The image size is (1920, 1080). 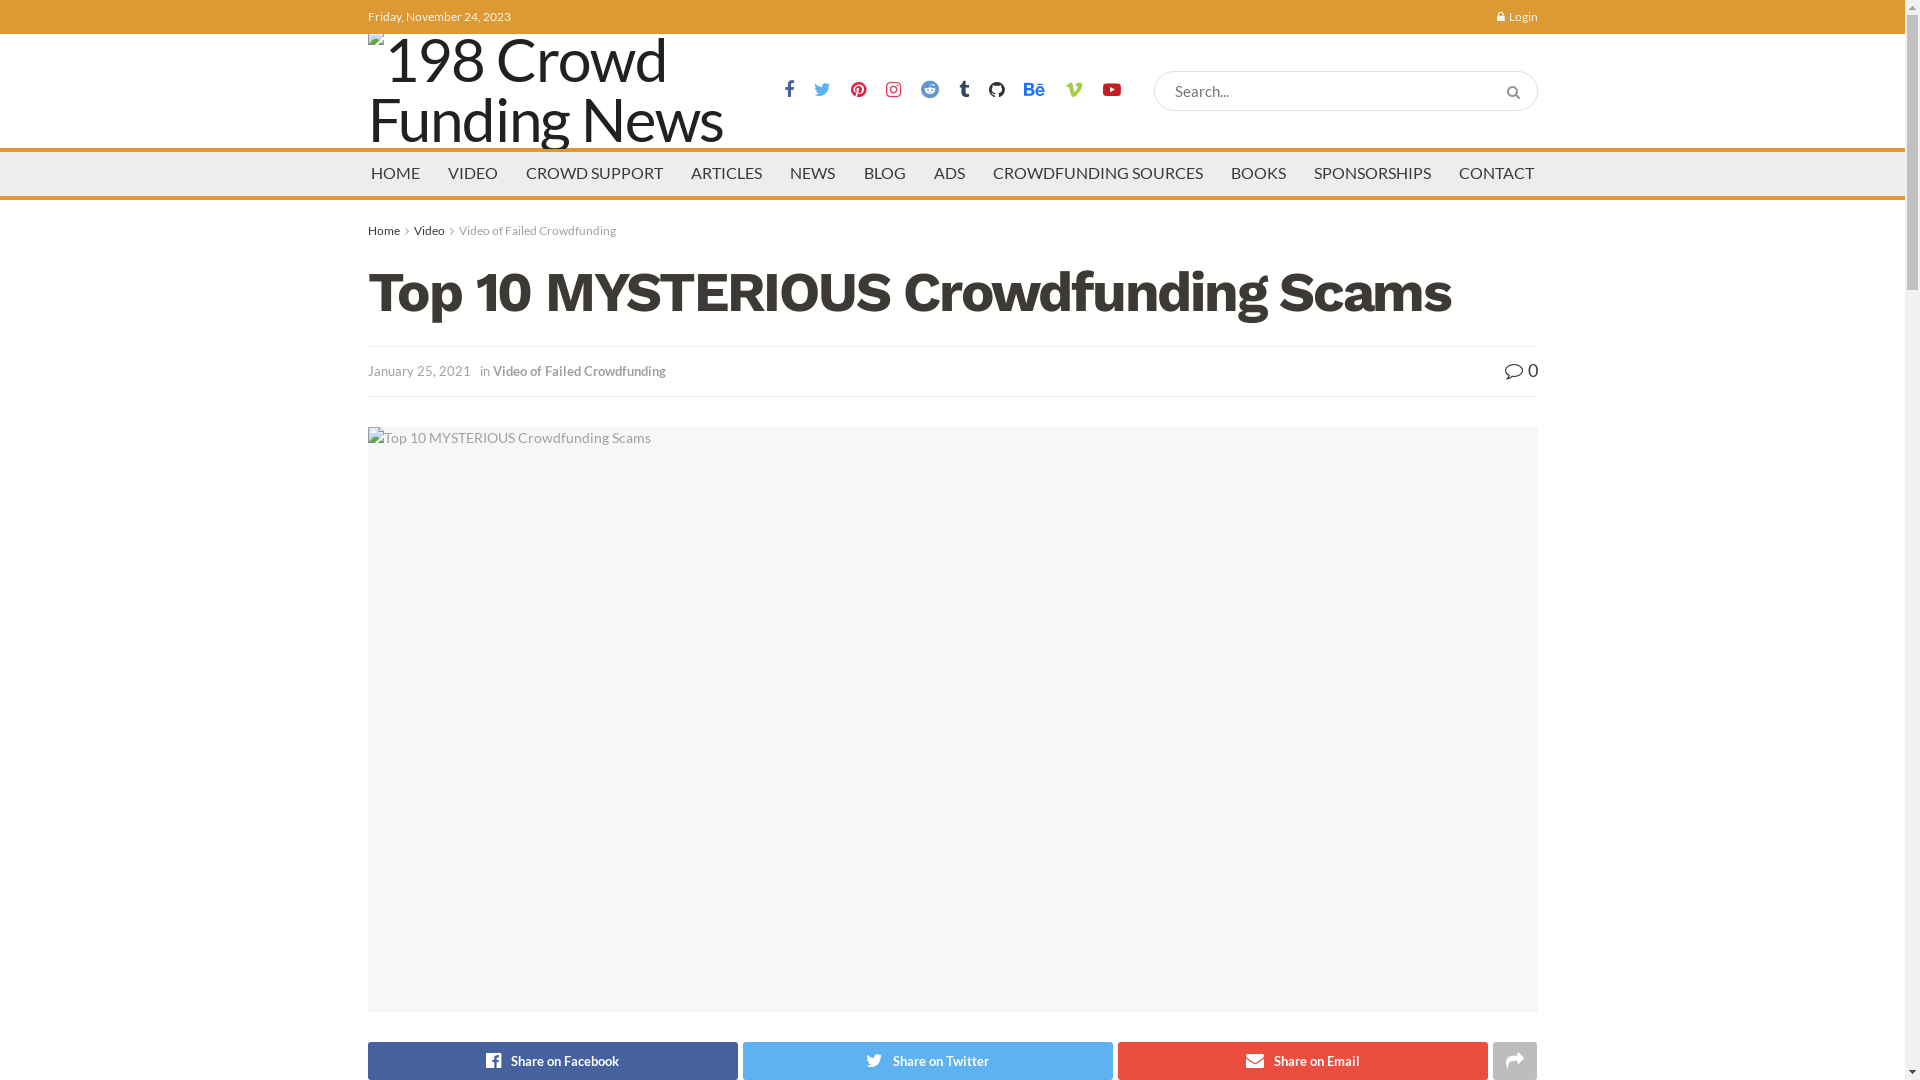 What do you see at coordinates (1520, 370) in the screenshot?
I see `'0'` at bounding box center [1520, 370].